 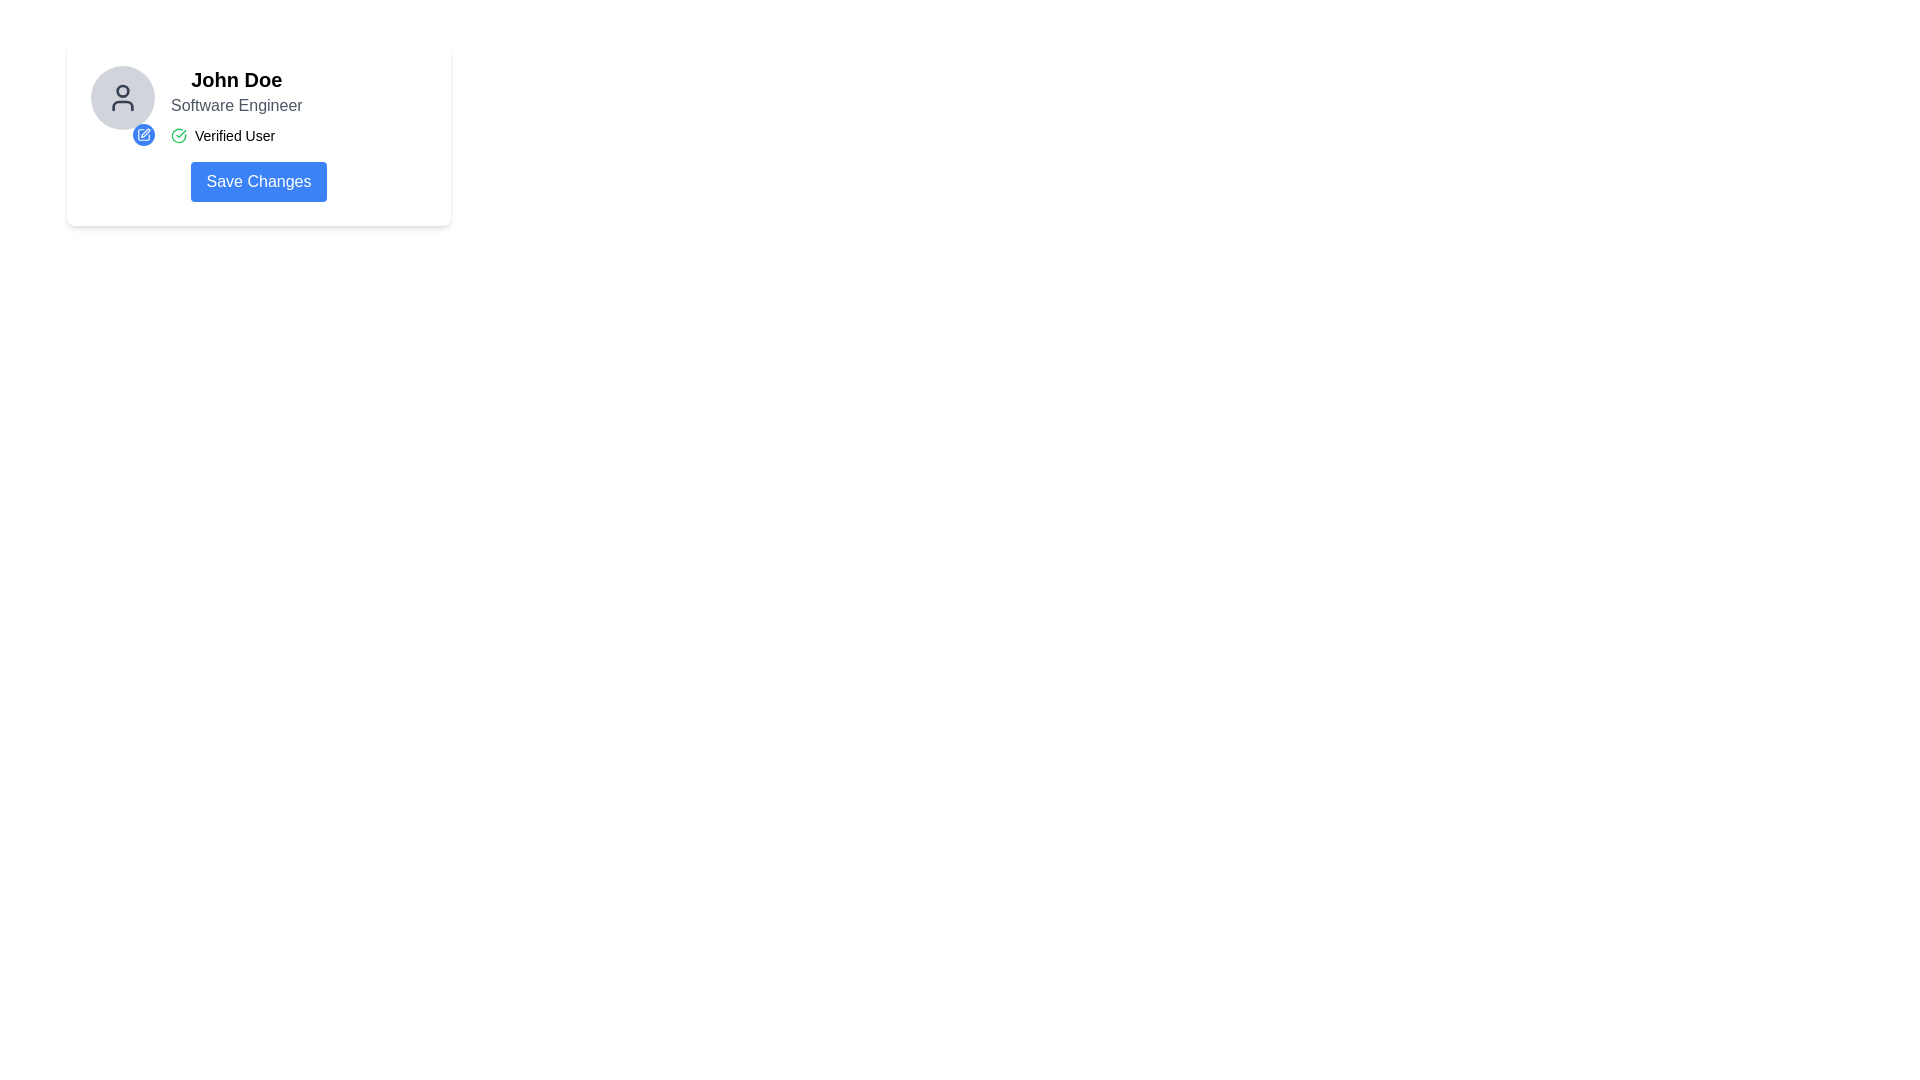 I want to click on the 'Save Changes' button, which is a rectangular button with rounded corners, vibrant blue color, and white text, located at the bottom of the user information card, so click(x=258, y=181).